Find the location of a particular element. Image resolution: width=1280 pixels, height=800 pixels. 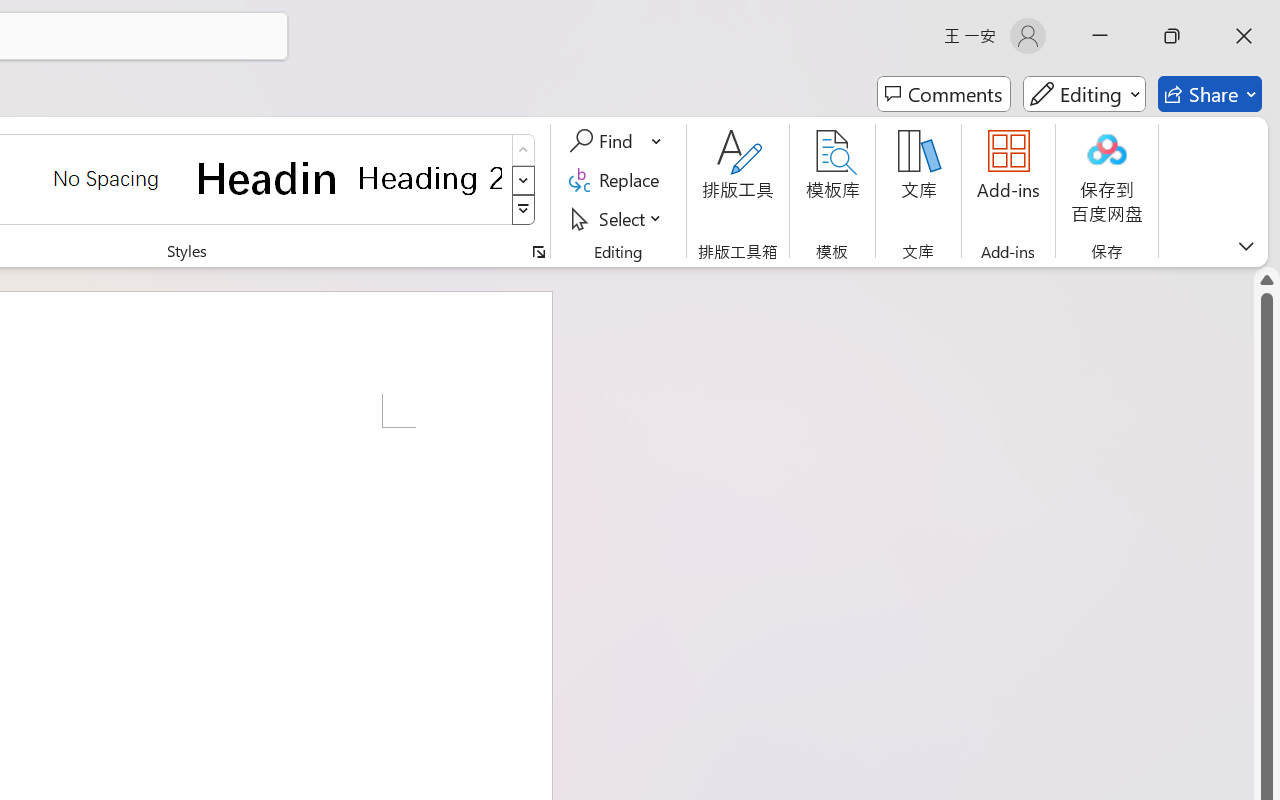

'Styles' is located at coordinates (523, 210).